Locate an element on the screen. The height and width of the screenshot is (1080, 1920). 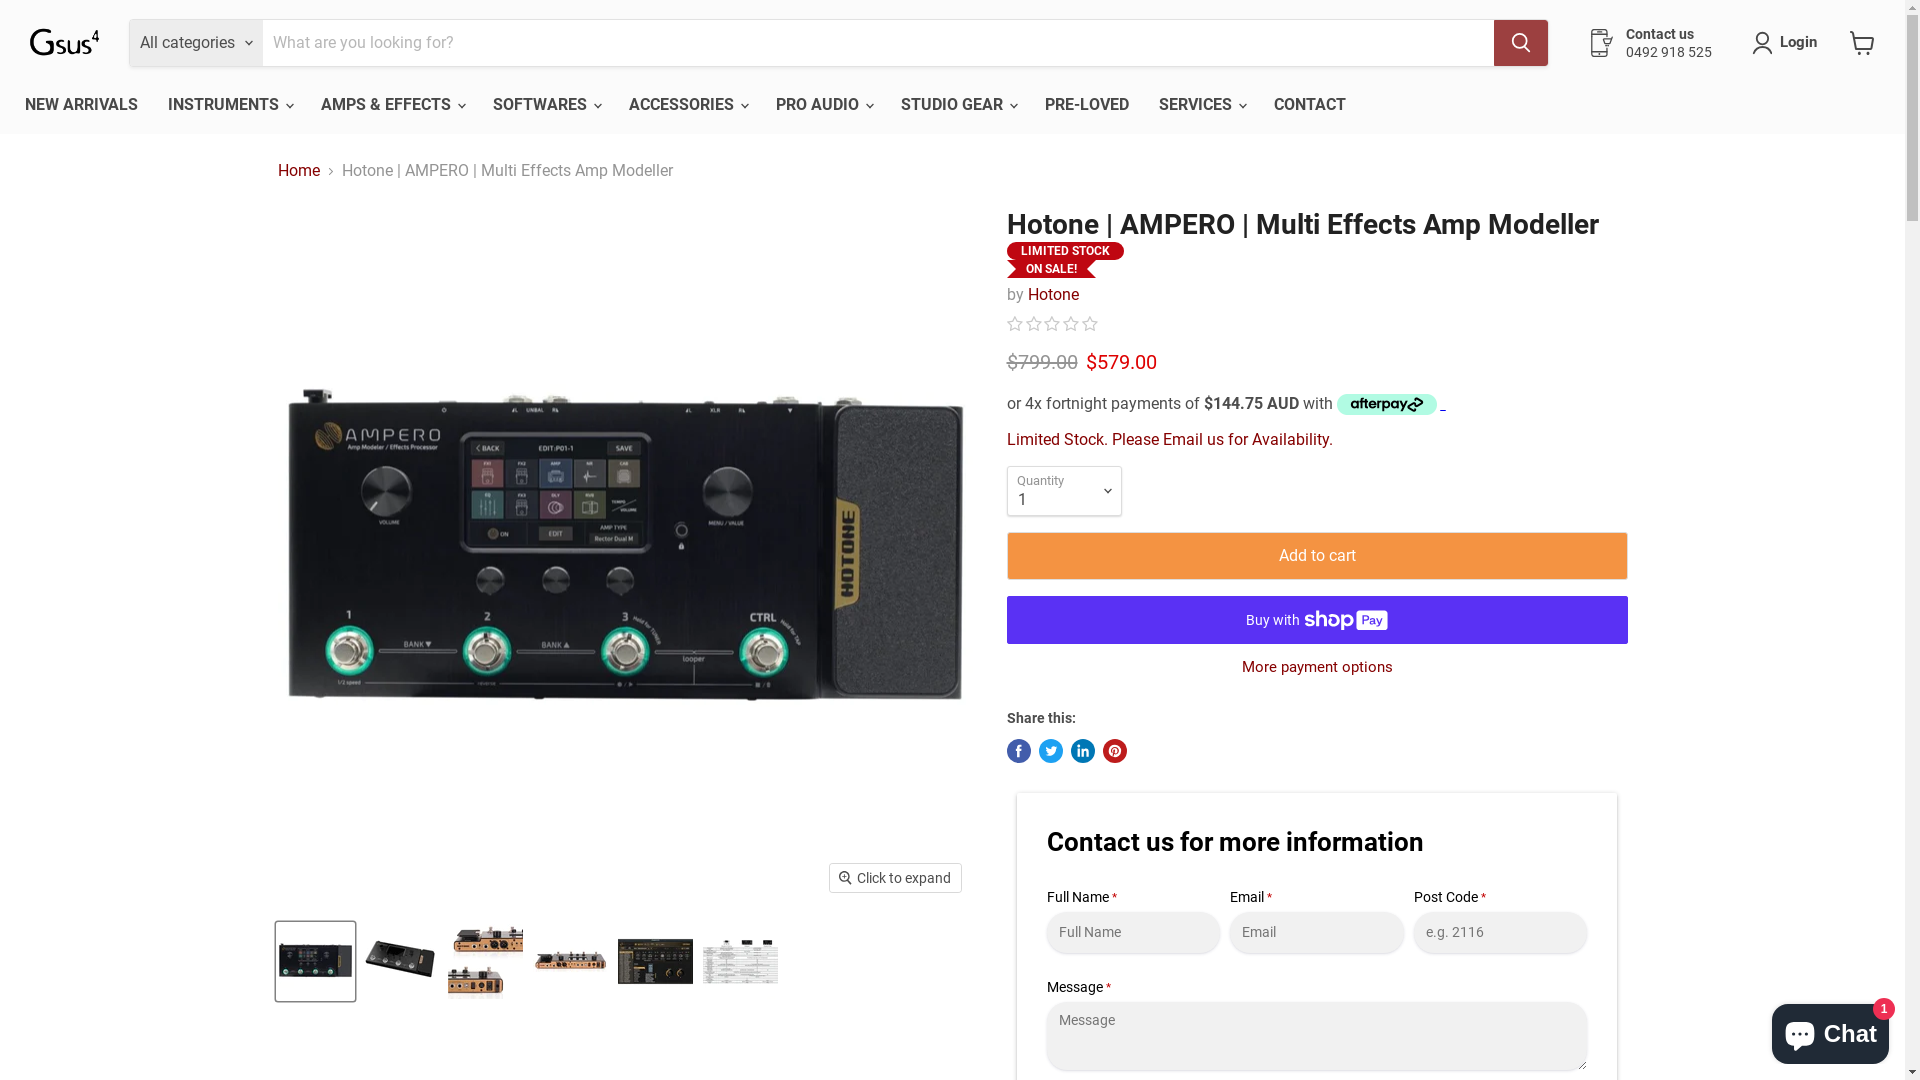
'Home' is located at coordinates (297, 169).